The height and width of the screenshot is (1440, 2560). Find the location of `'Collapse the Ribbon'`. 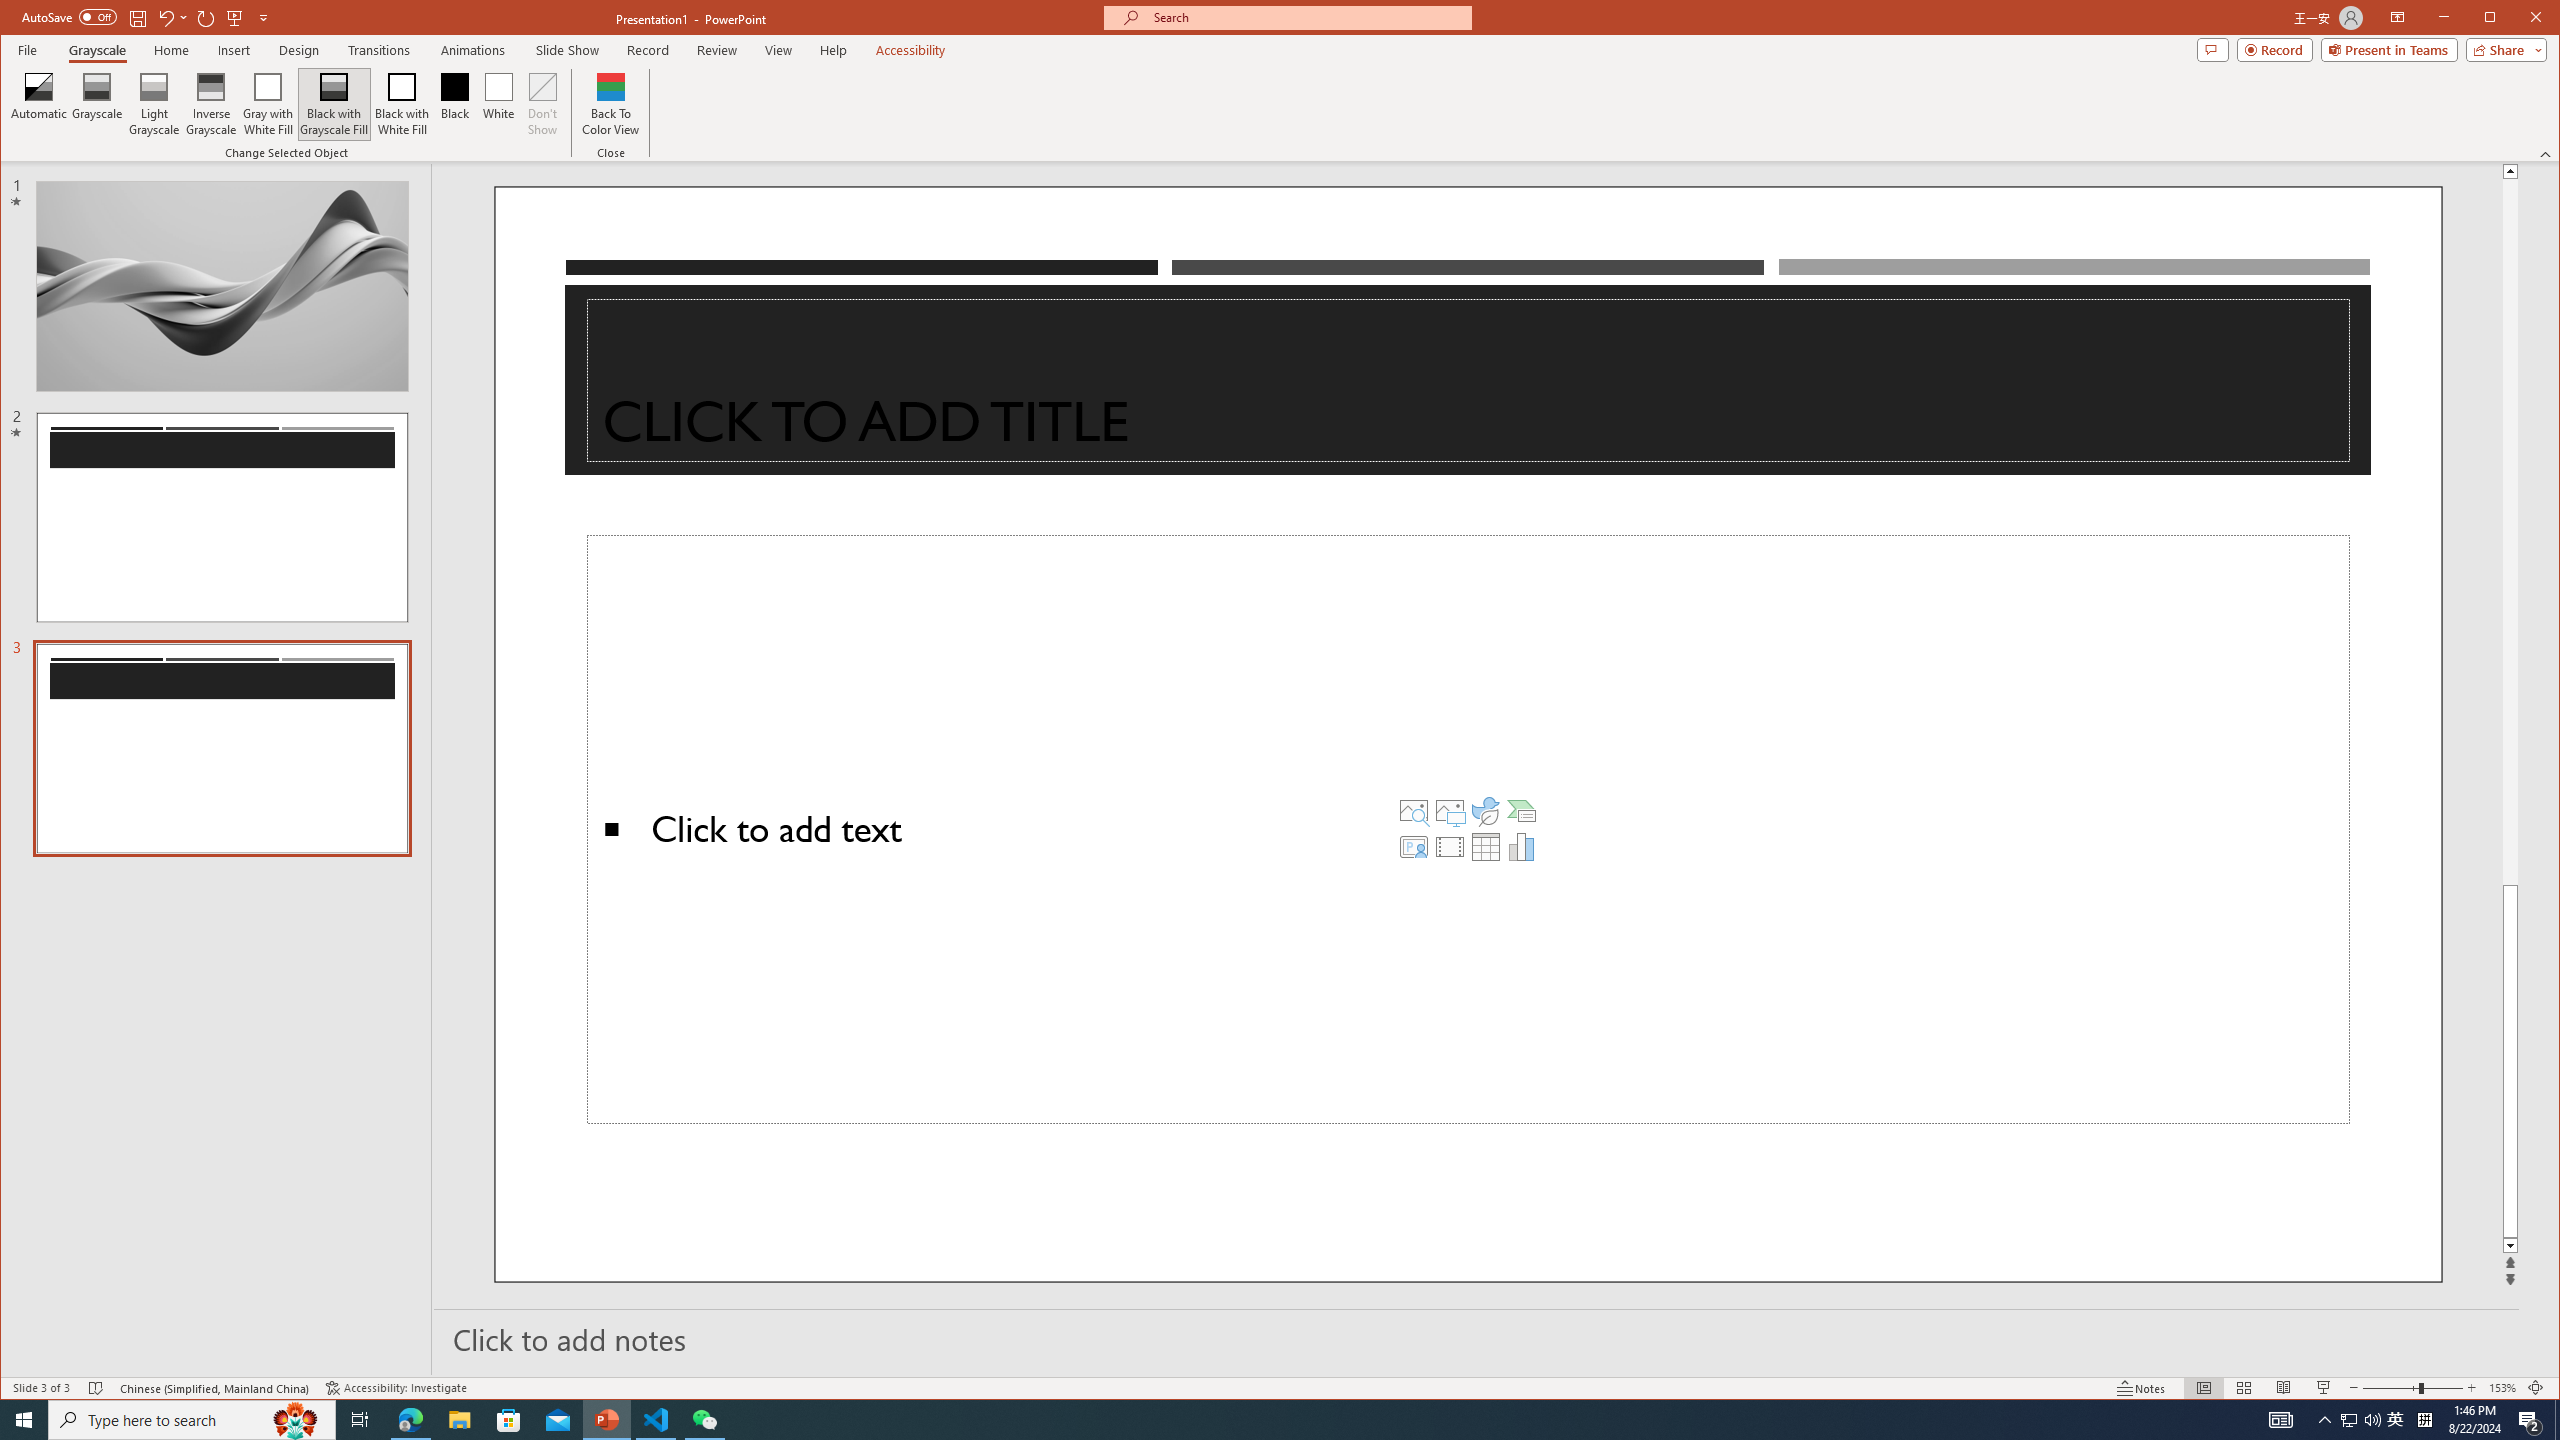

'Collapse the Ribbon' is located at coordinates (2547, 153).